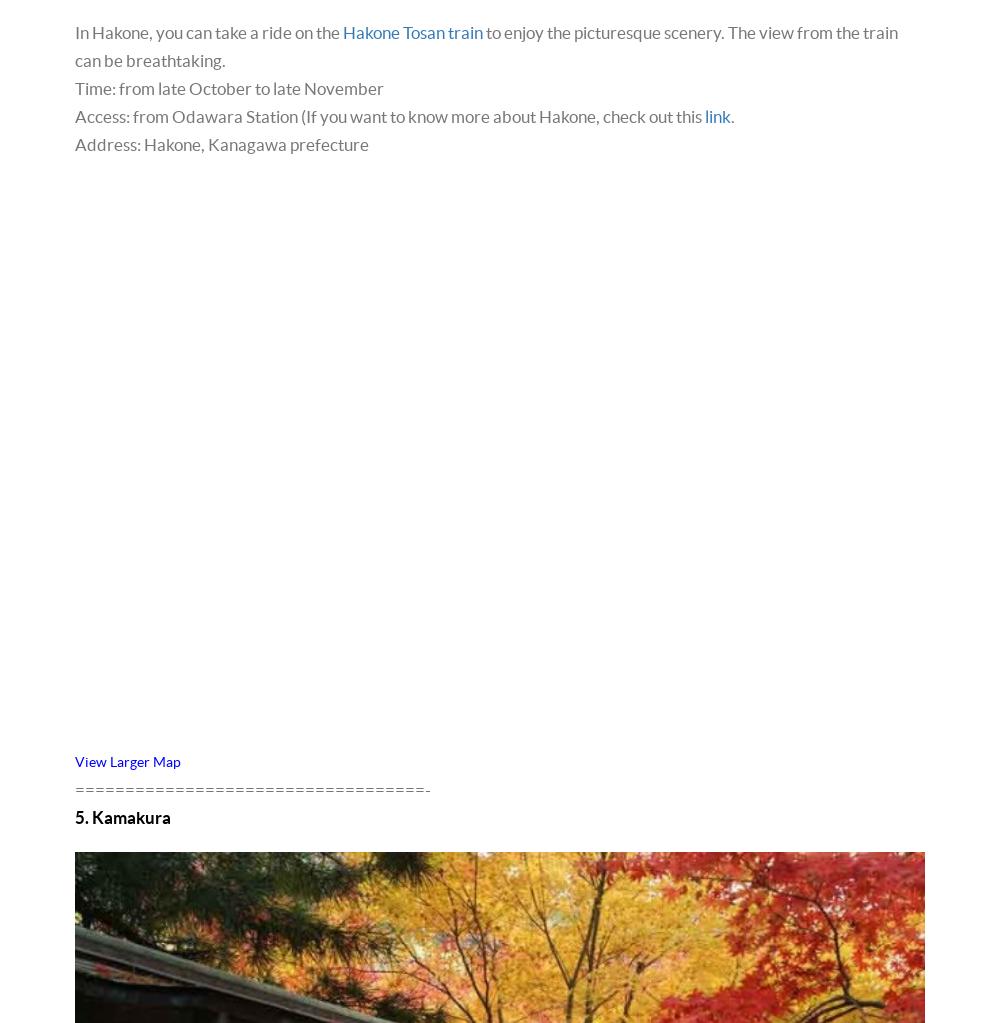  Describe the element at coordinates (74, 87) in the screenshot. I see `'Time: from late October to late November'` at that location.